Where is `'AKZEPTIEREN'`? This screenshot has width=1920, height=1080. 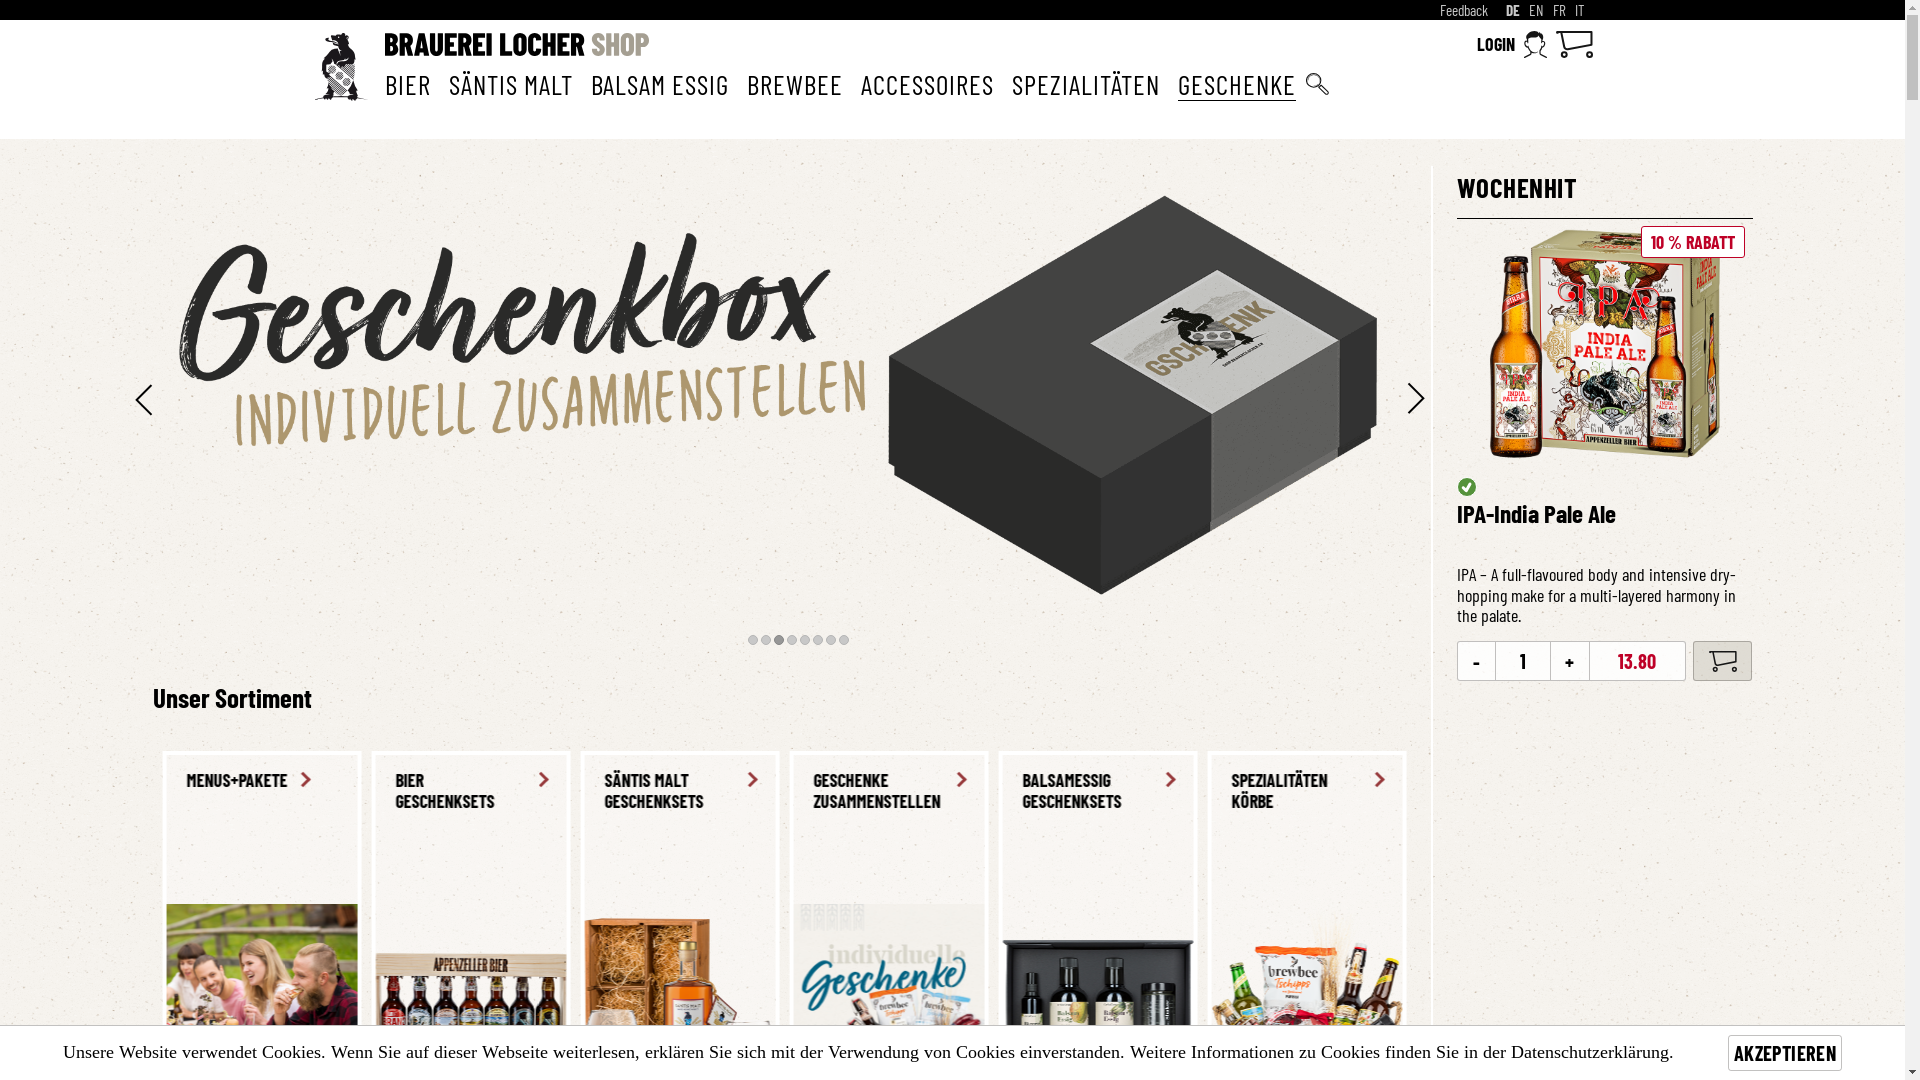 'AKZEPTIEREN' is located at coordinates (1727, 1052).